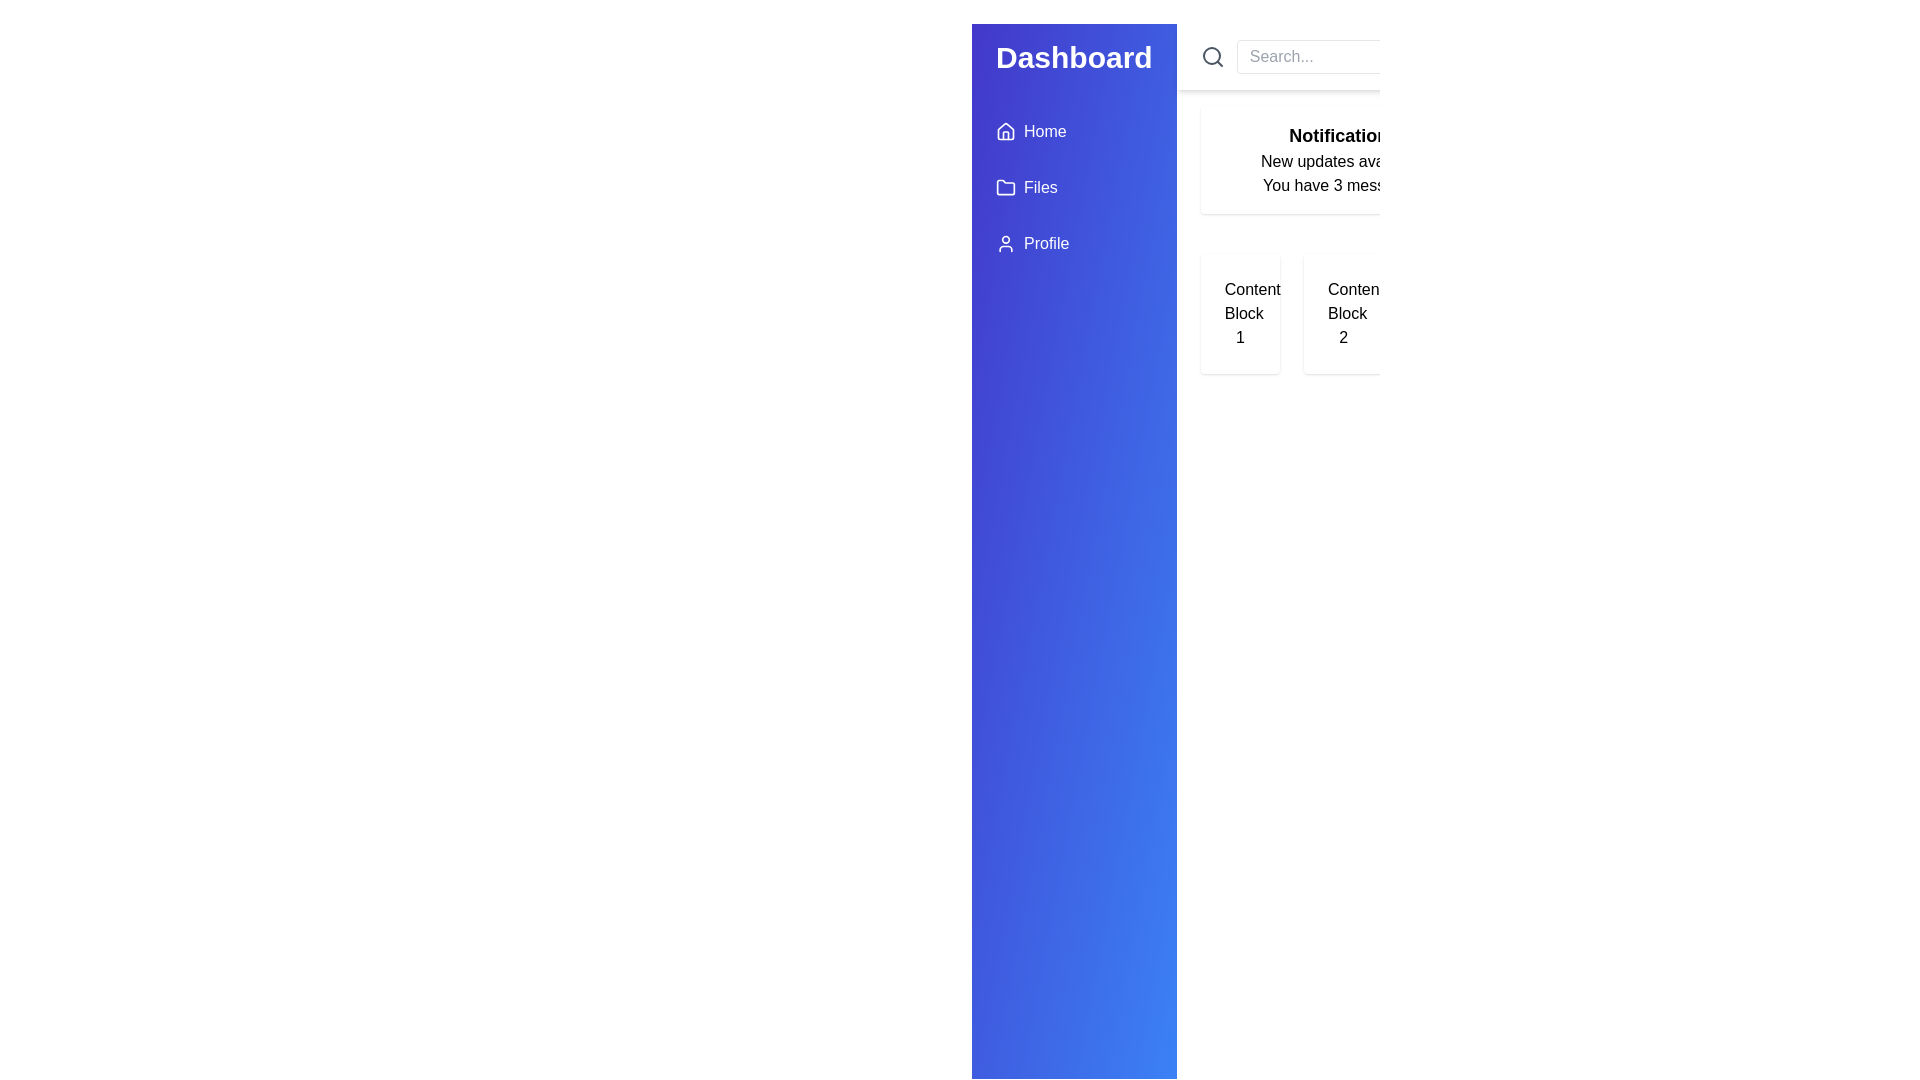 Image resolution: width=1920 pixels, height=1080 pixels. Describe the element at coordinates (1343, 313) in the screenshot. I see `the grid containing three content boxes labeled as 'Content Block 1', 'Content Block 2', and 'Content Block 3' located in the upper-right portion of the layout` at that location.